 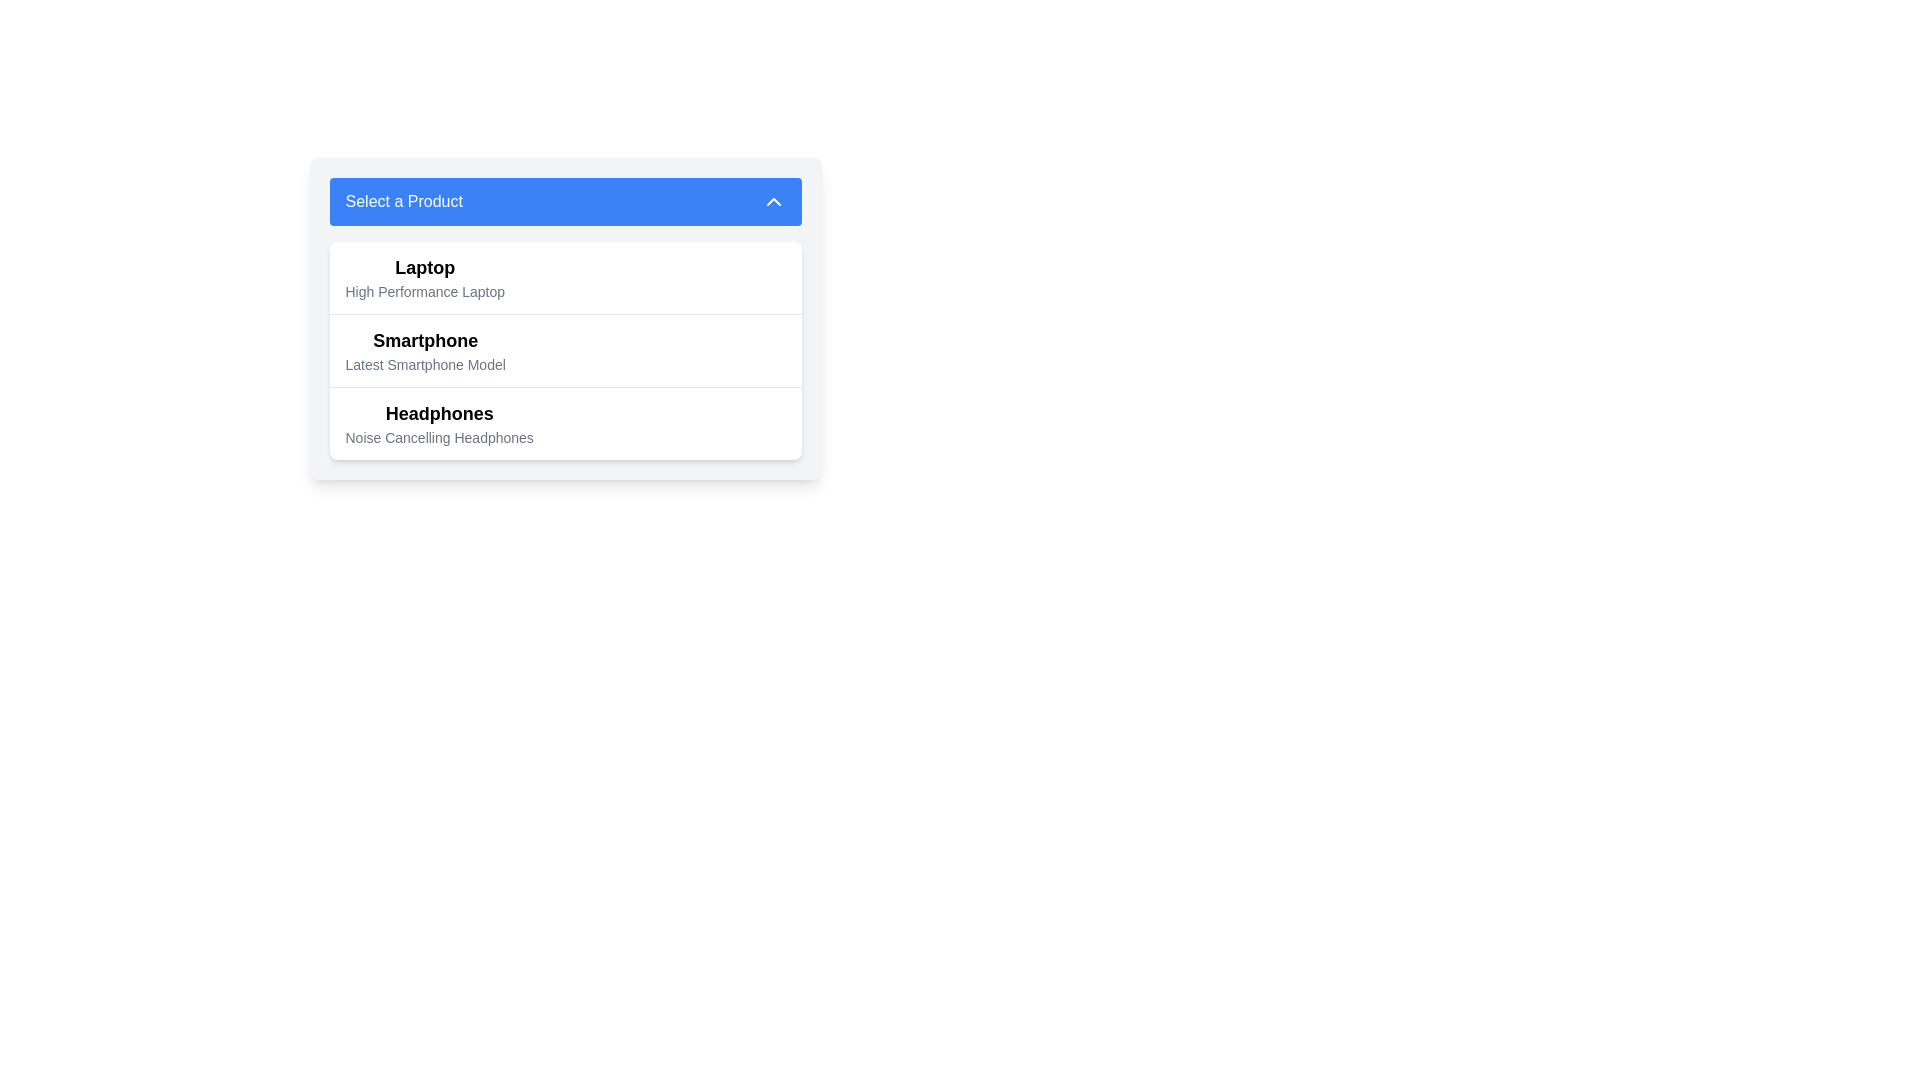 I want to click on the bold-styled text label displaying 'Smartphone', so click(x=424, y=339).